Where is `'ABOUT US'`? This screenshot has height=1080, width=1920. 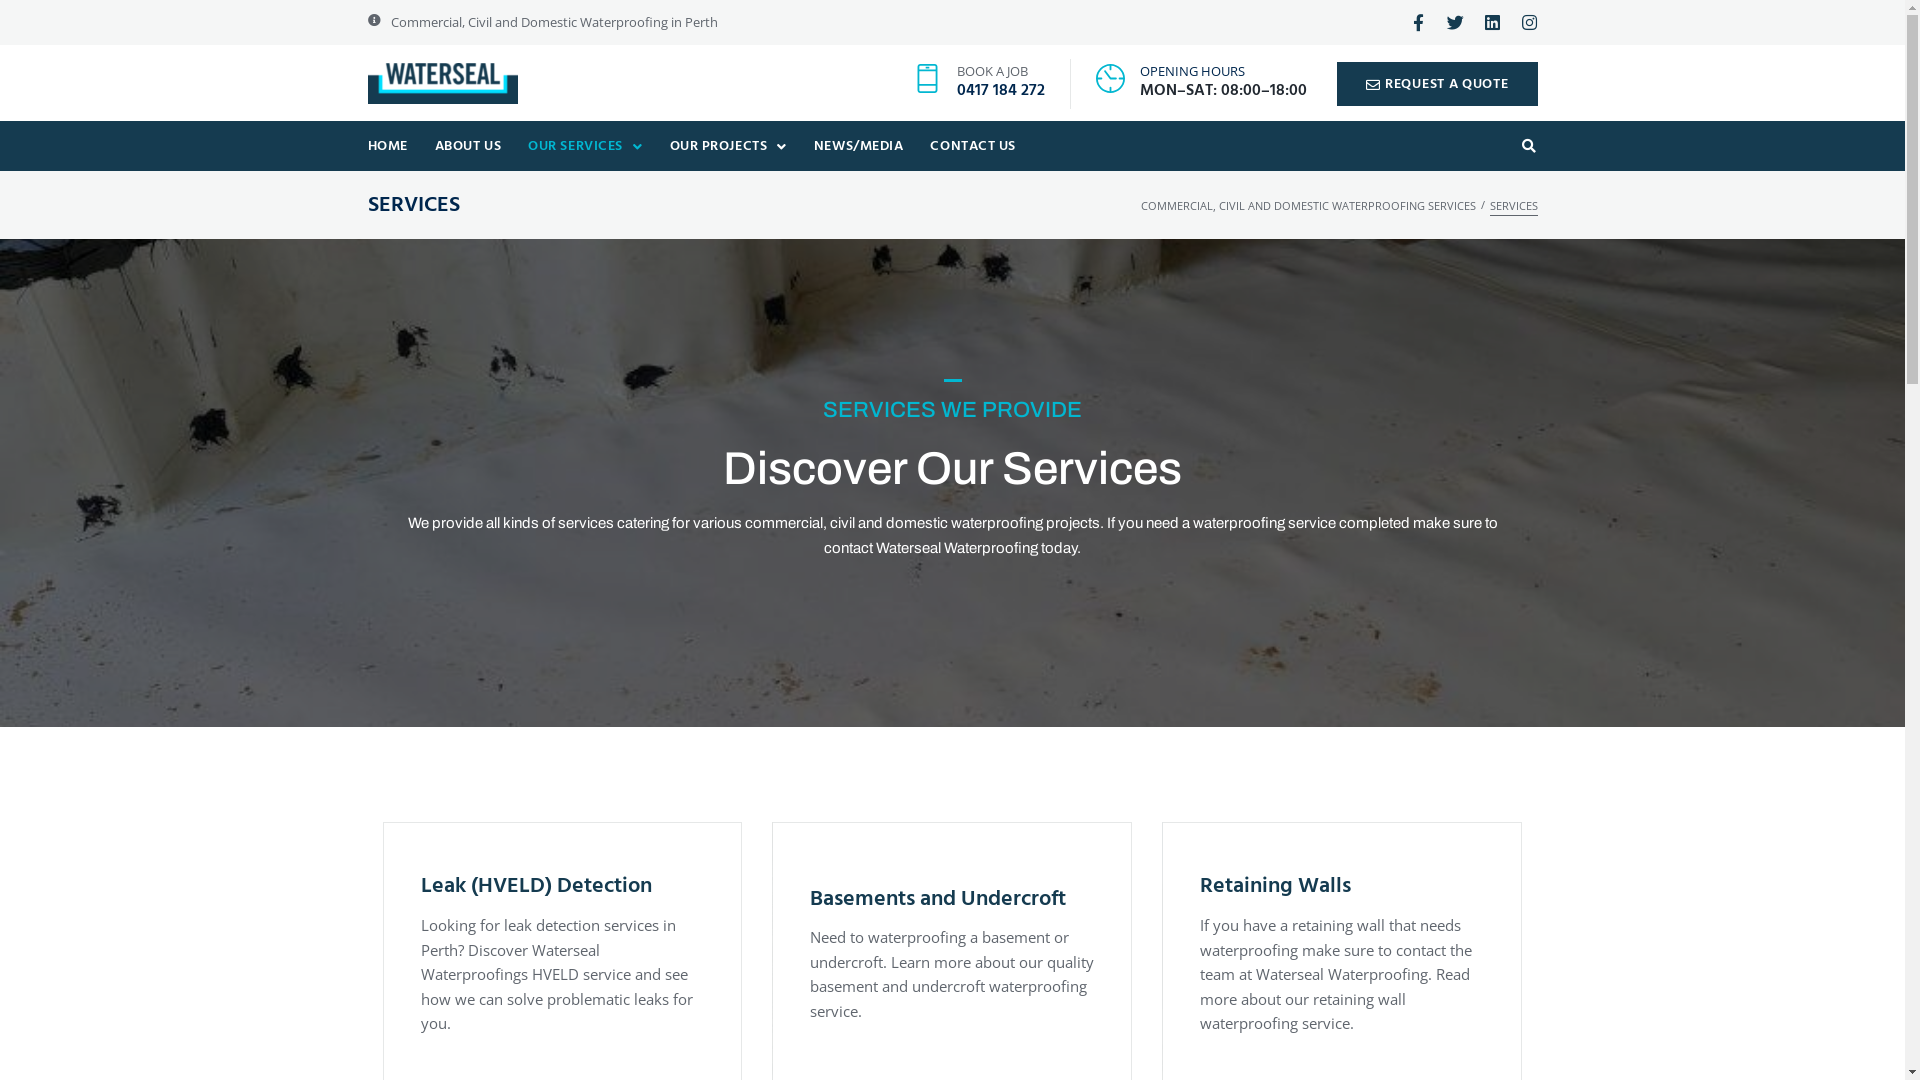
'ABOUT US' is located at coordinates (466, 145).